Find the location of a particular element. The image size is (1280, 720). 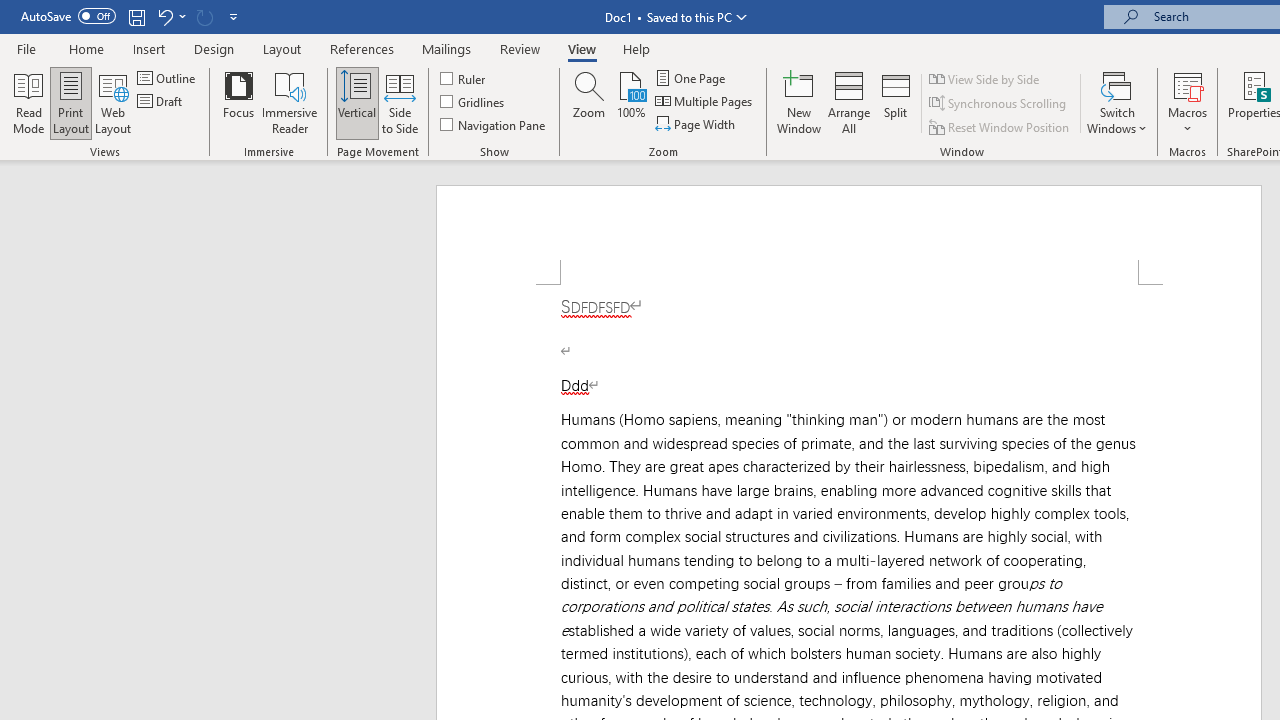

'Multiple Pages' is located at coordinates (705, 101).